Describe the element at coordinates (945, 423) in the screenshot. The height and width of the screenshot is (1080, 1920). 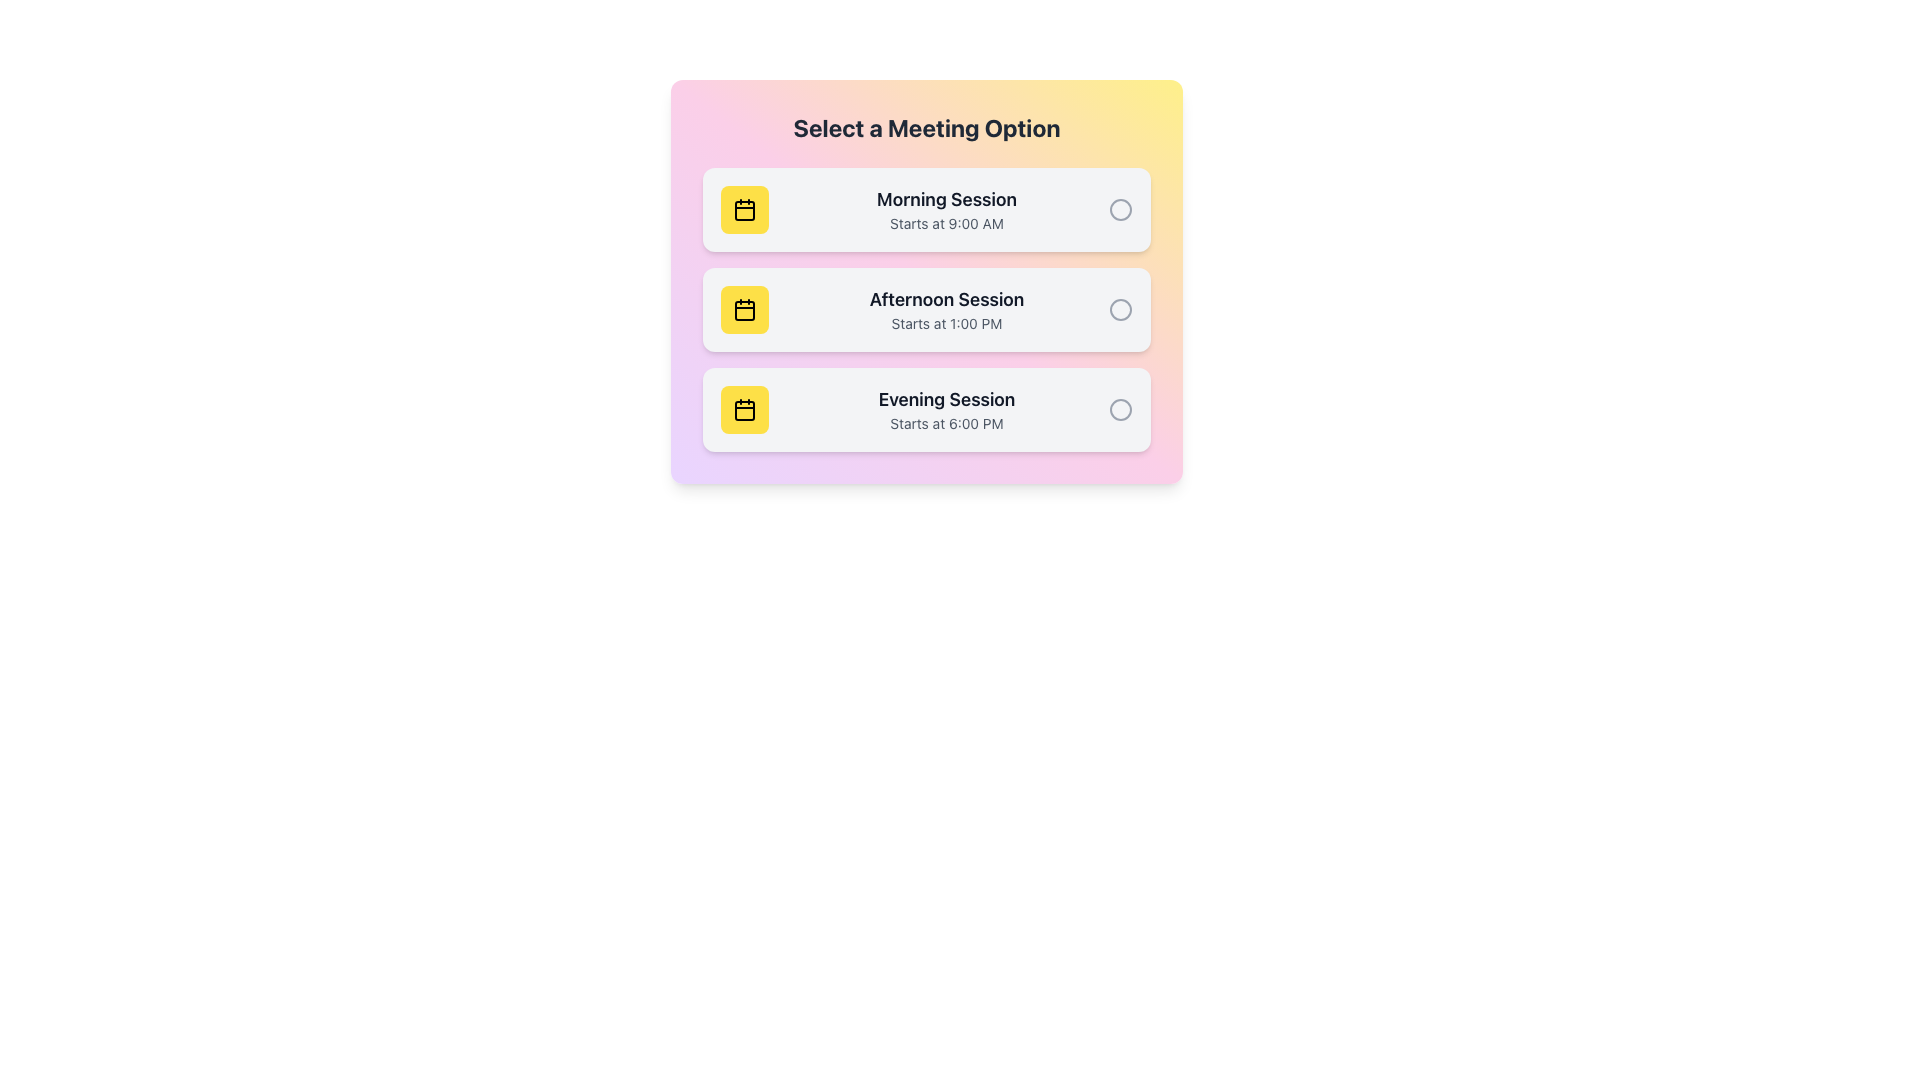
I see `the informational text that displays the start time of the 'Evening Session', positioned below the title 'Evening Session' in the vertical list of meeting options` at that location.